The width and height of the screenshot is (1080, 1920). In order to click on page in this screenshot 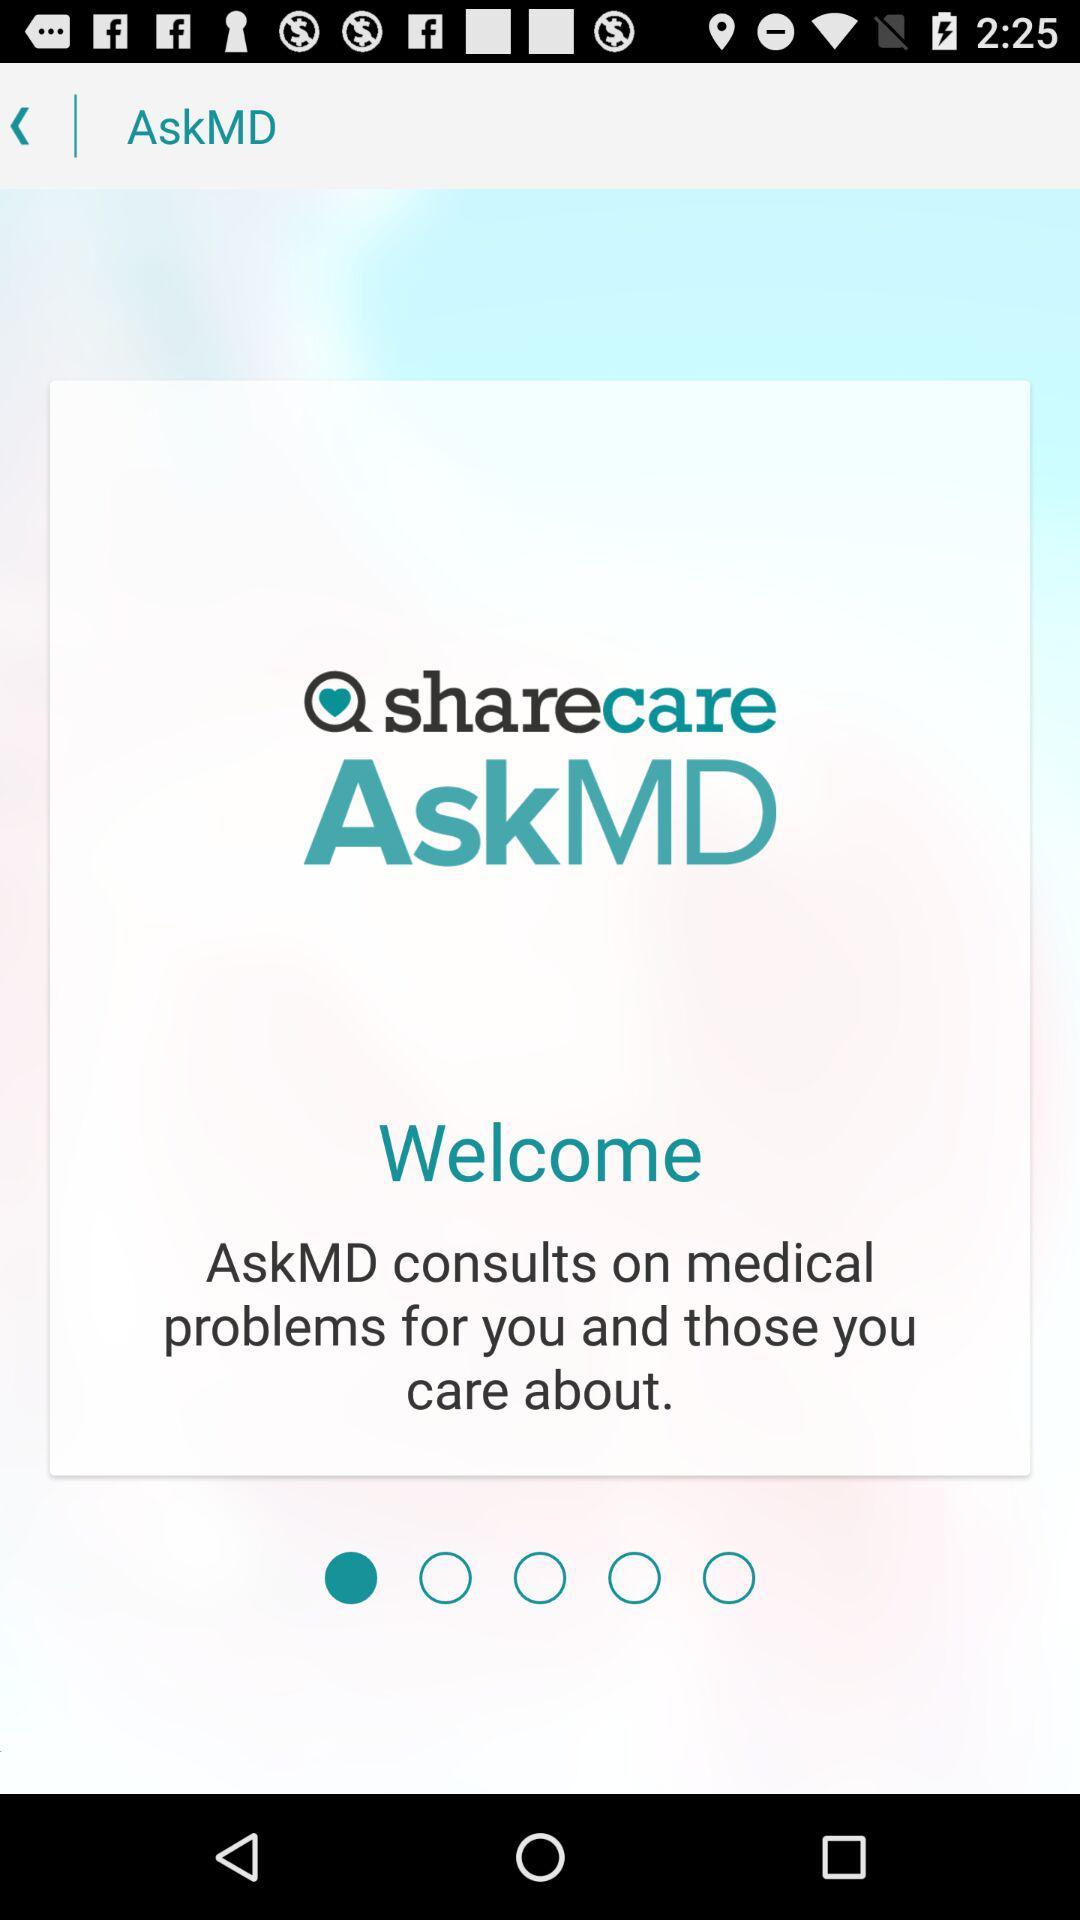, I will do `click(350, 1577)`.